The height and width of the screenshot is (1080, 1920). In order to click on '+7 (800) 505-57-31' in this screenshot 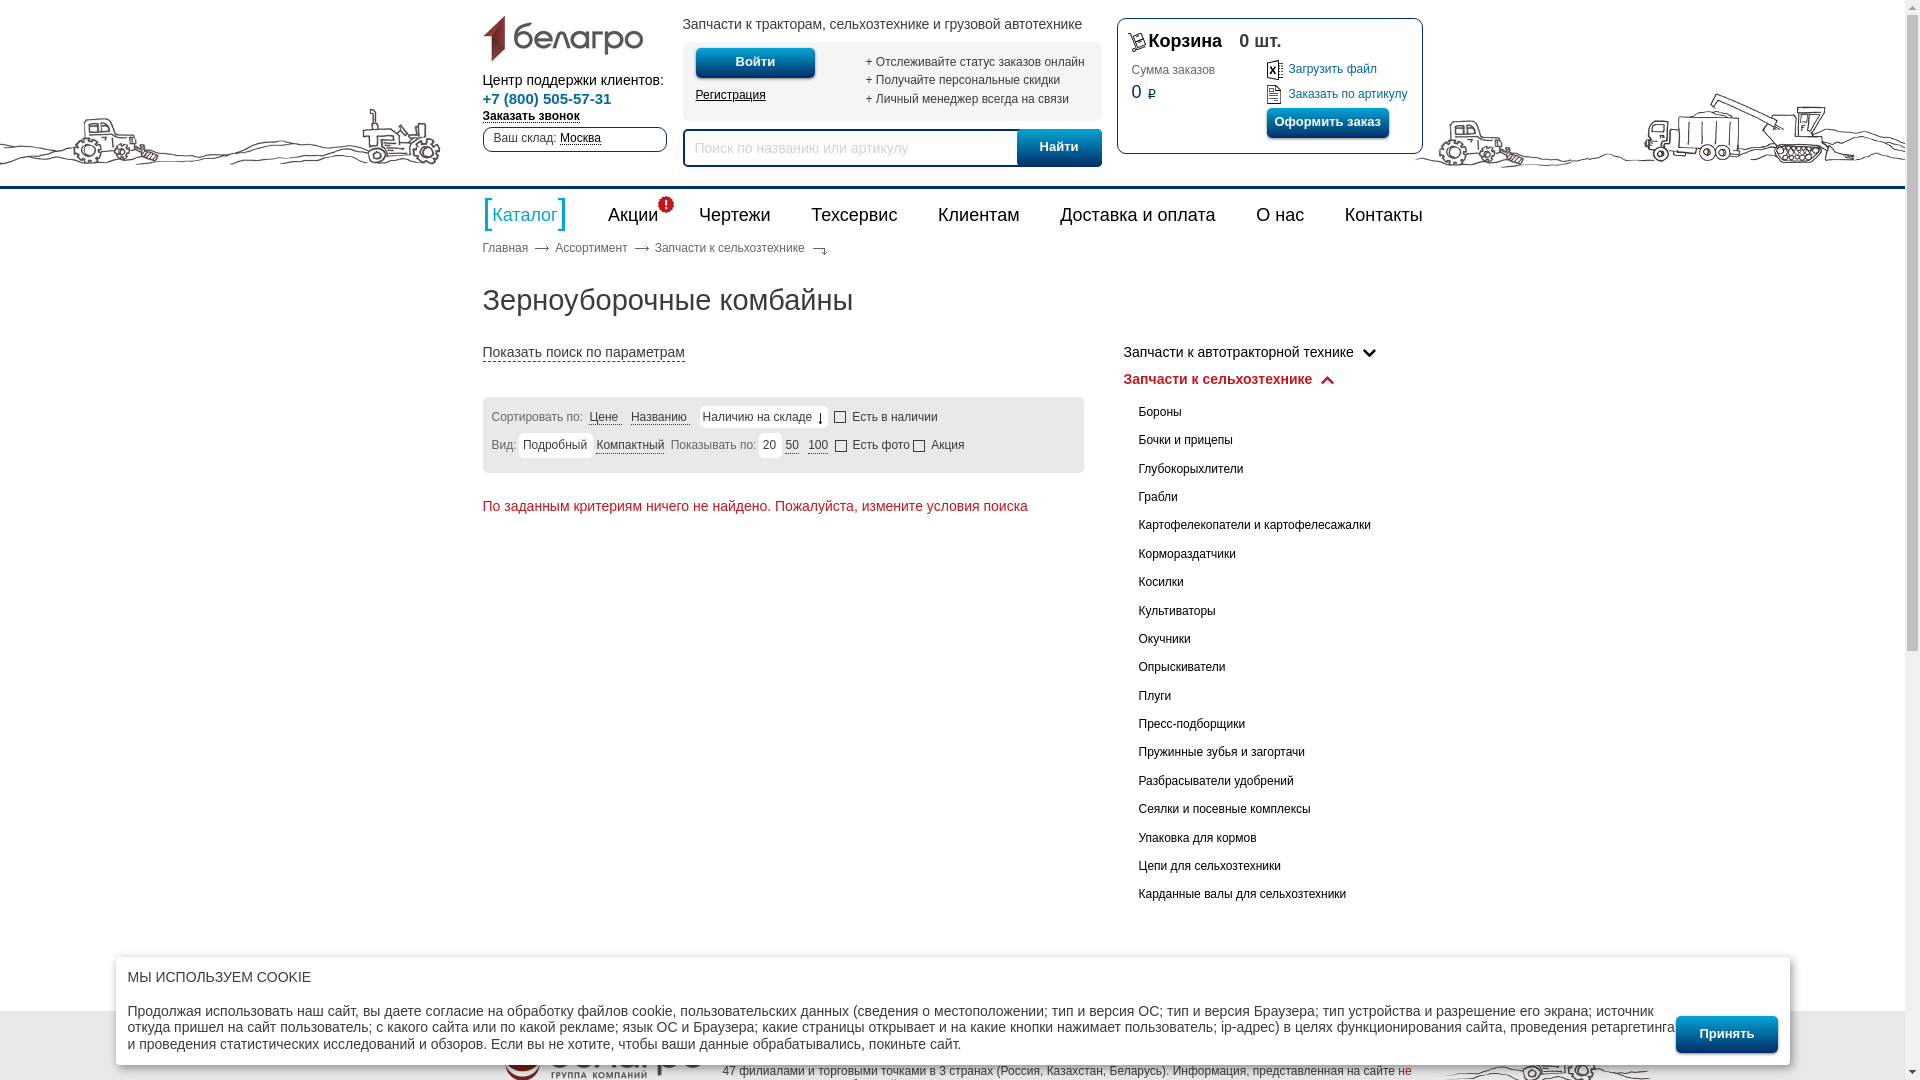, I will do `click(546, 99)`.